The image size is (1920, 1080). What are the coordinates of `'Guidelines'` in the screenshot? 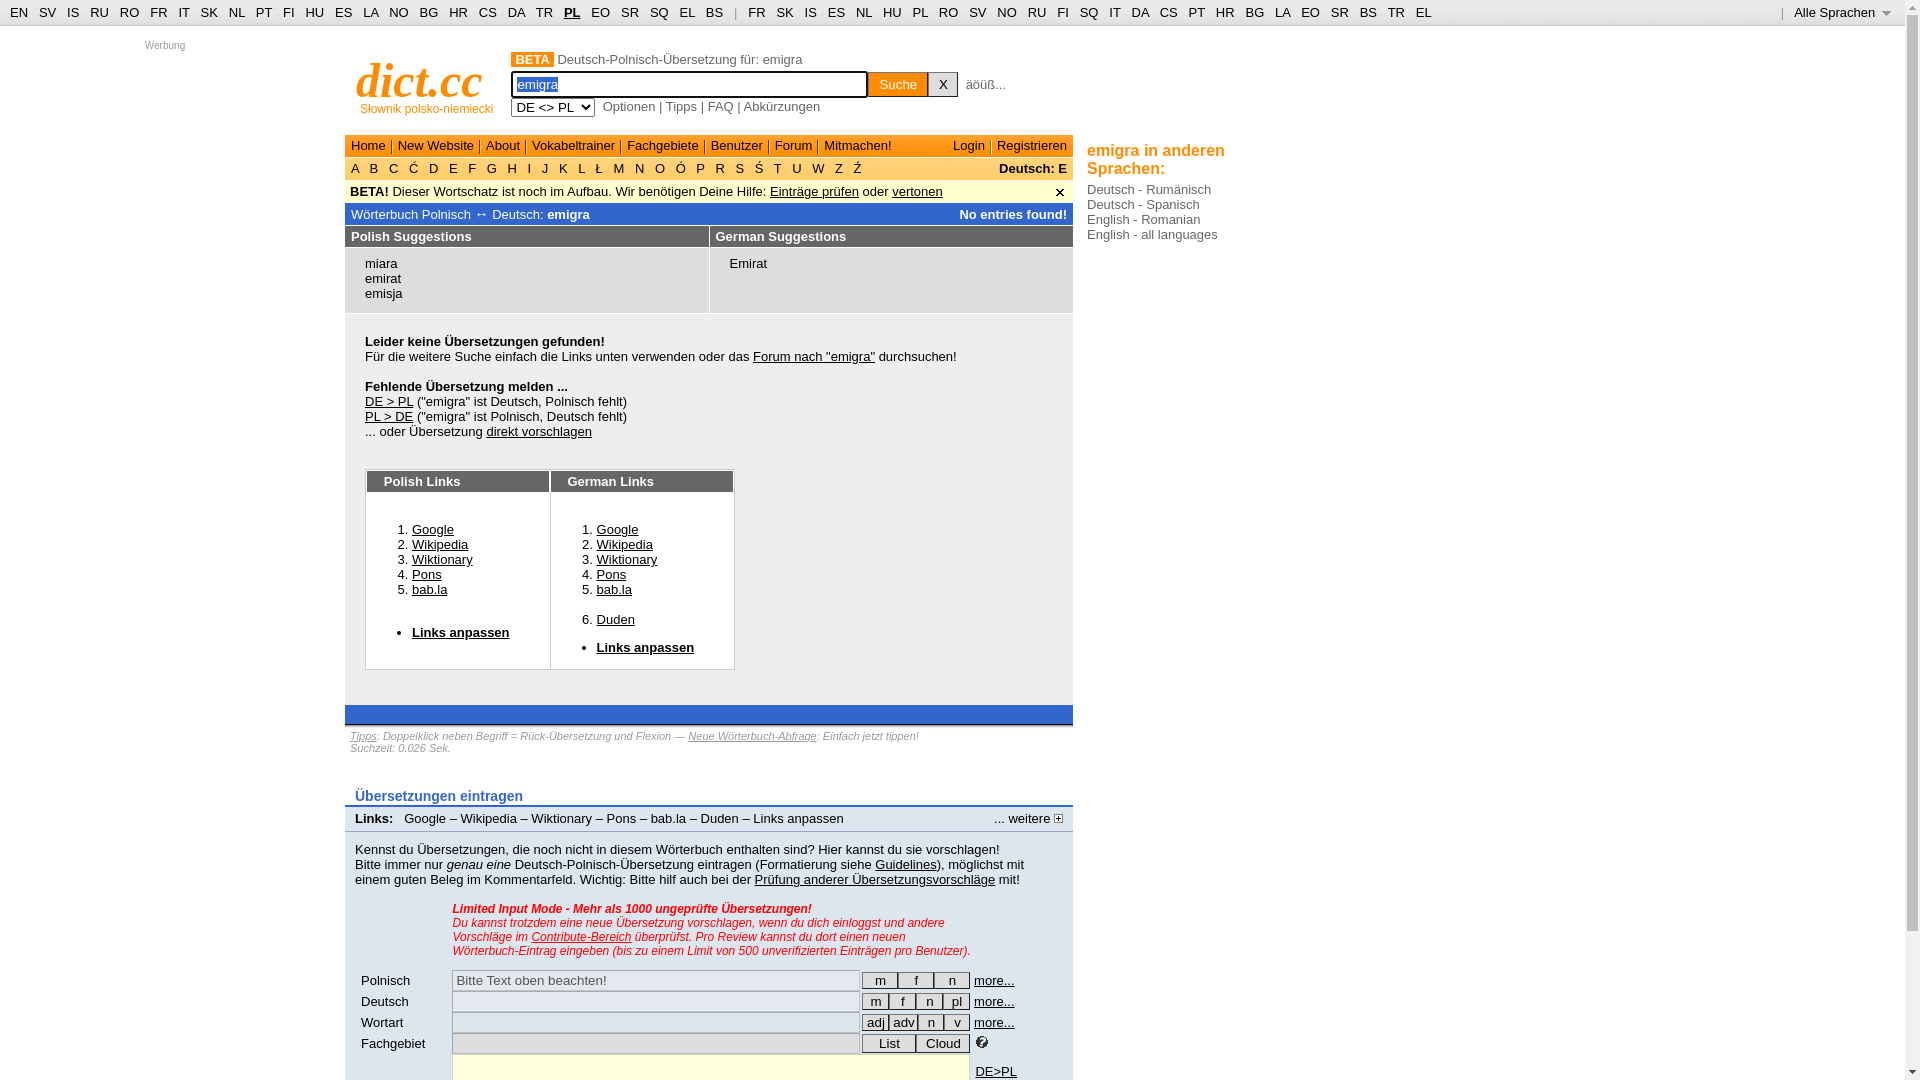 It's located at (904, 863).